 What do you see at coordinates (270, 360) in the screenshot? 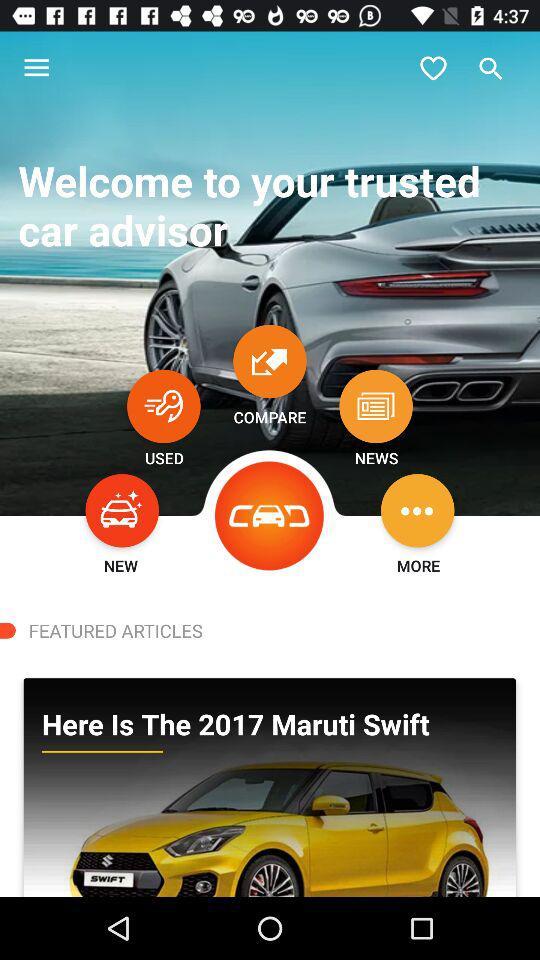
I see `compare car selections` at bounding box center [270, 360].